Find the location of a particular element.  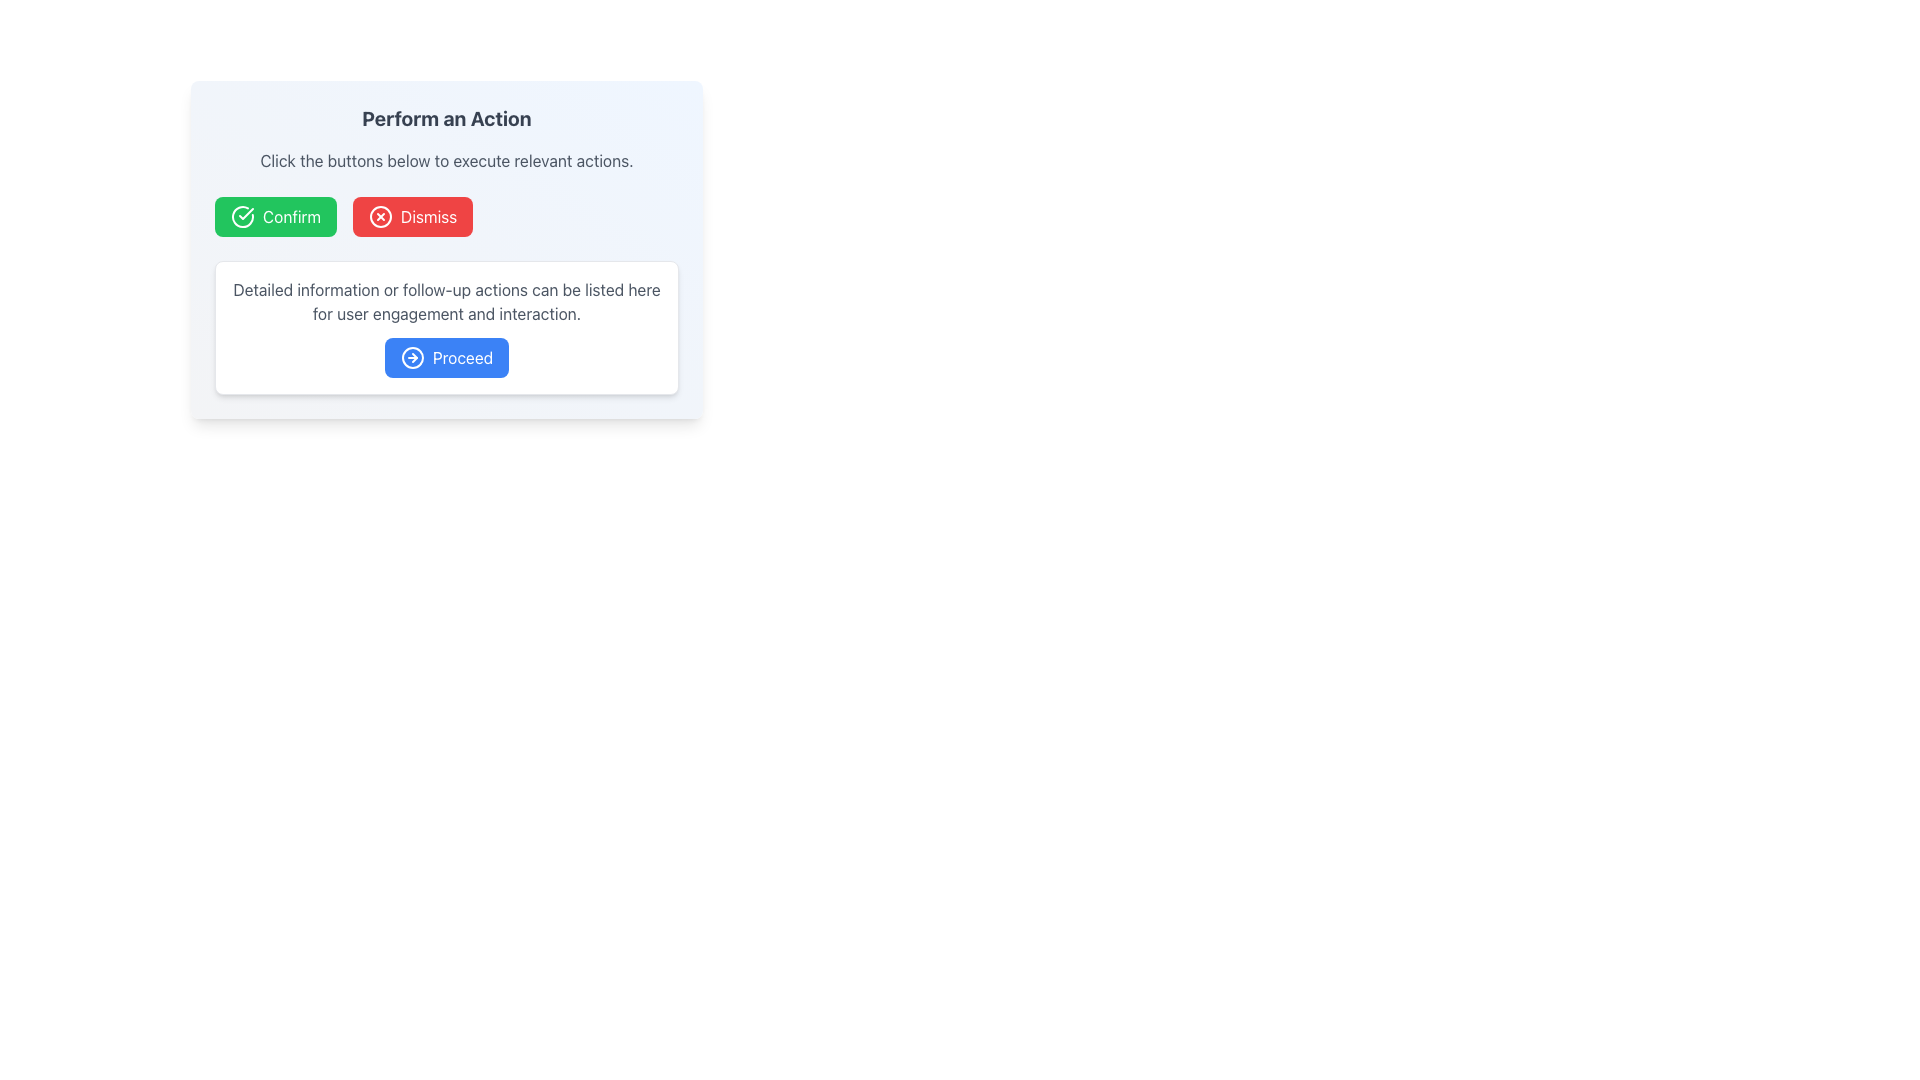

the directionality icon located on the right part of the 'Proceed' button, which enhances its functionality for suggesting forward navigation is located at coordinates (411, 357).